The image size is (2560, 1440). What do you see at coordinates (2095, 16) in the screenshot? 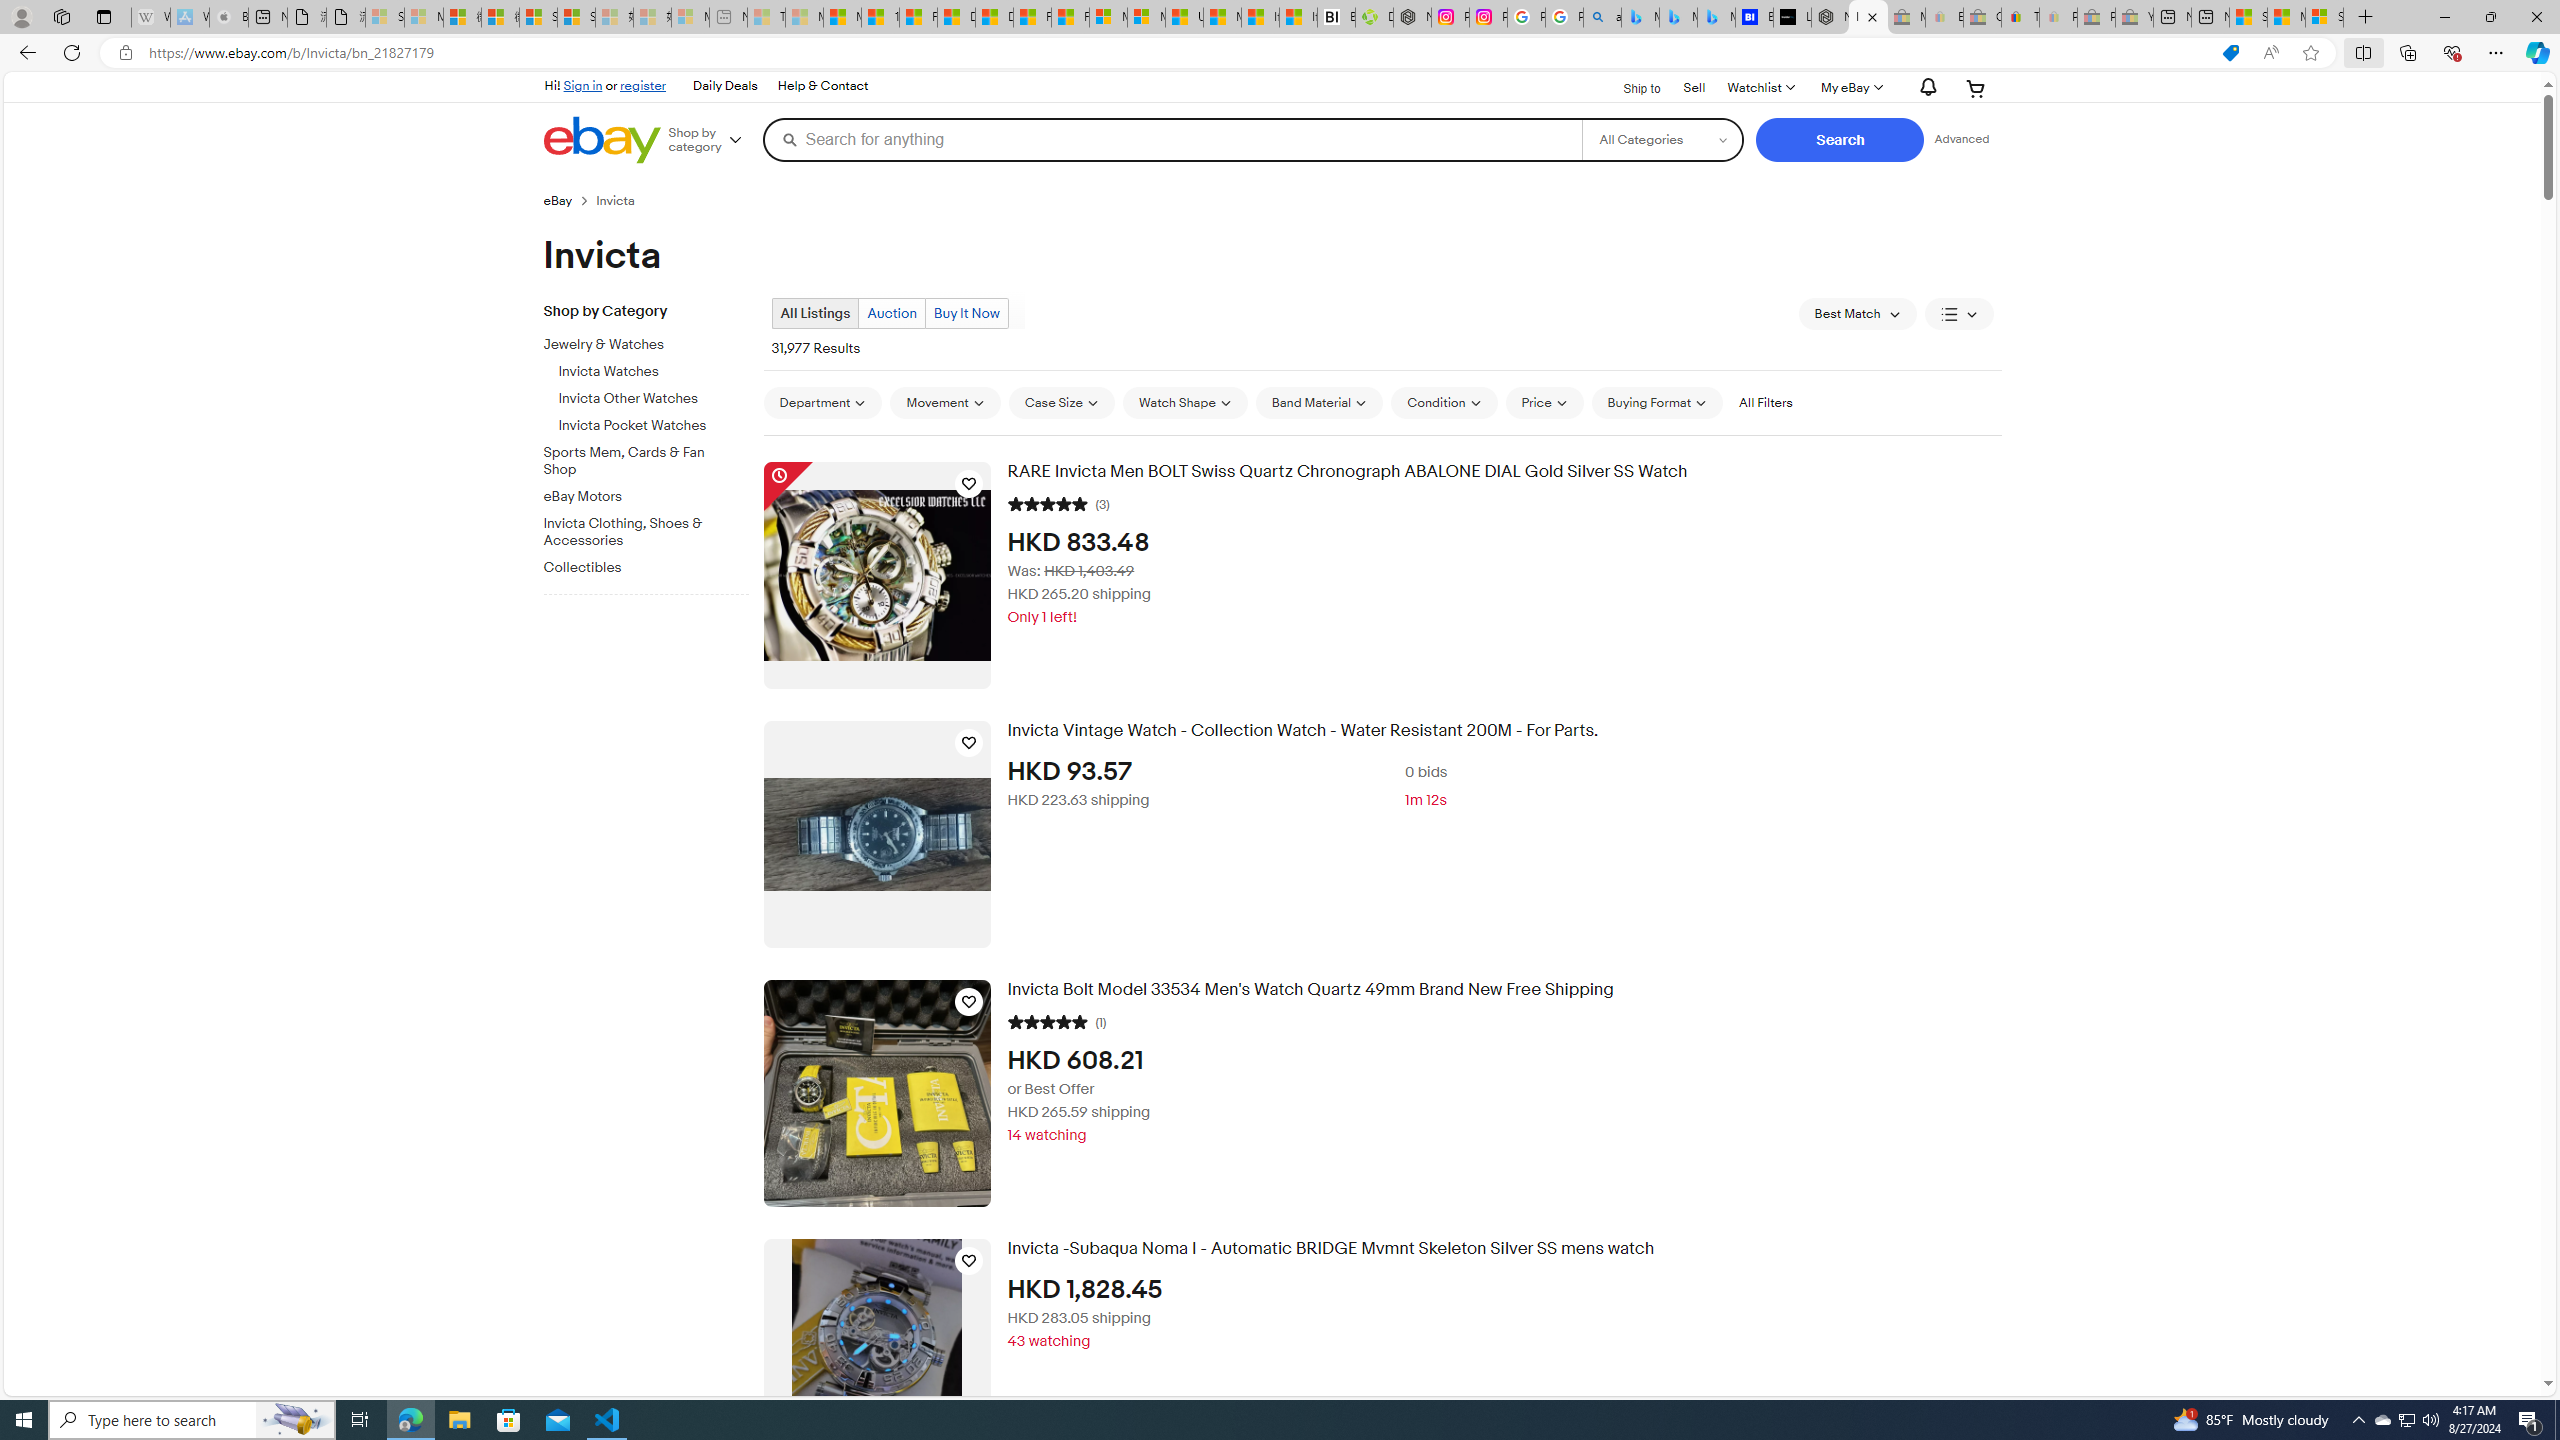
I see `'Press Room - eBay Inc. - Sleeping'` at bounding box center [2095, 16].